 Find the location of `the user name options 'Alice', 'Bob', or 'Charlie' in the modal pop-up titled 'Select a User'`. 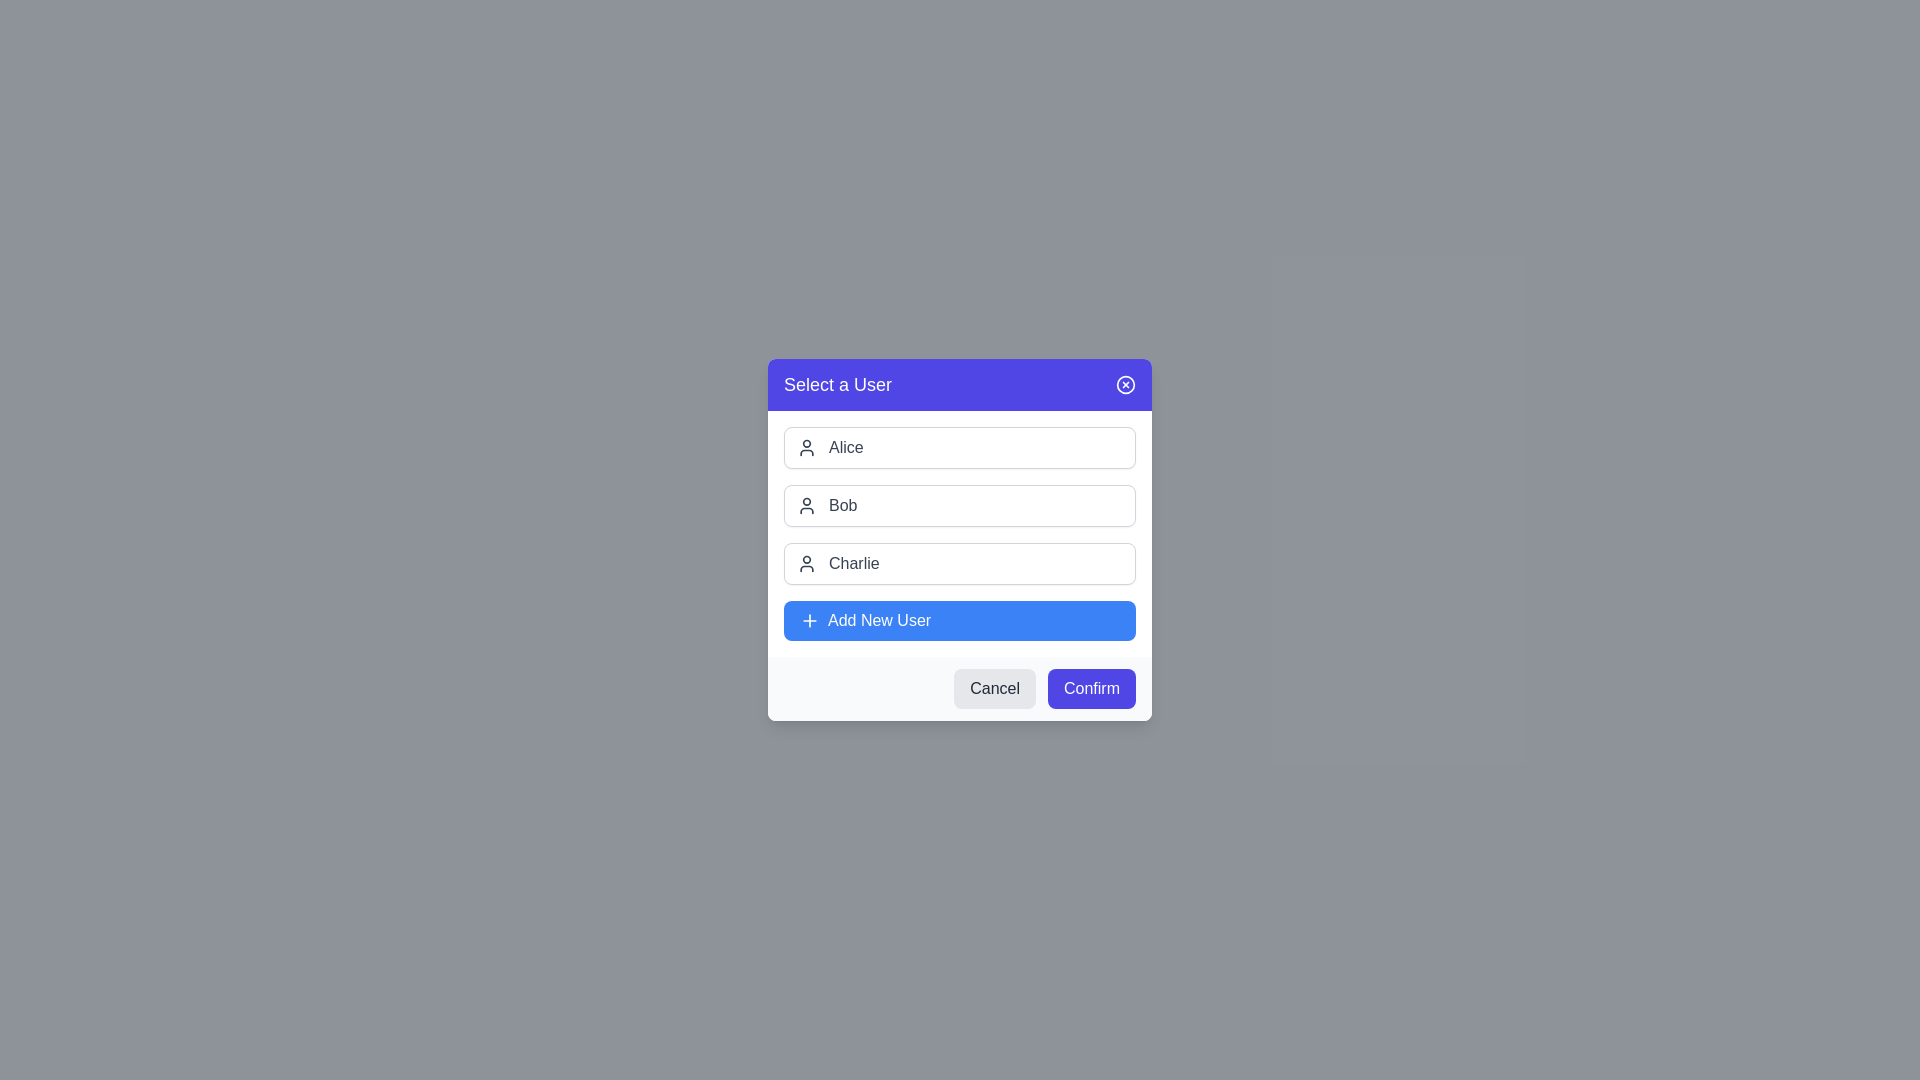

the user name options 'Alice', 'Bob', or 'Charlie' in the modal pop-up titled 'Select a User' is located at coordinates (960, 540).